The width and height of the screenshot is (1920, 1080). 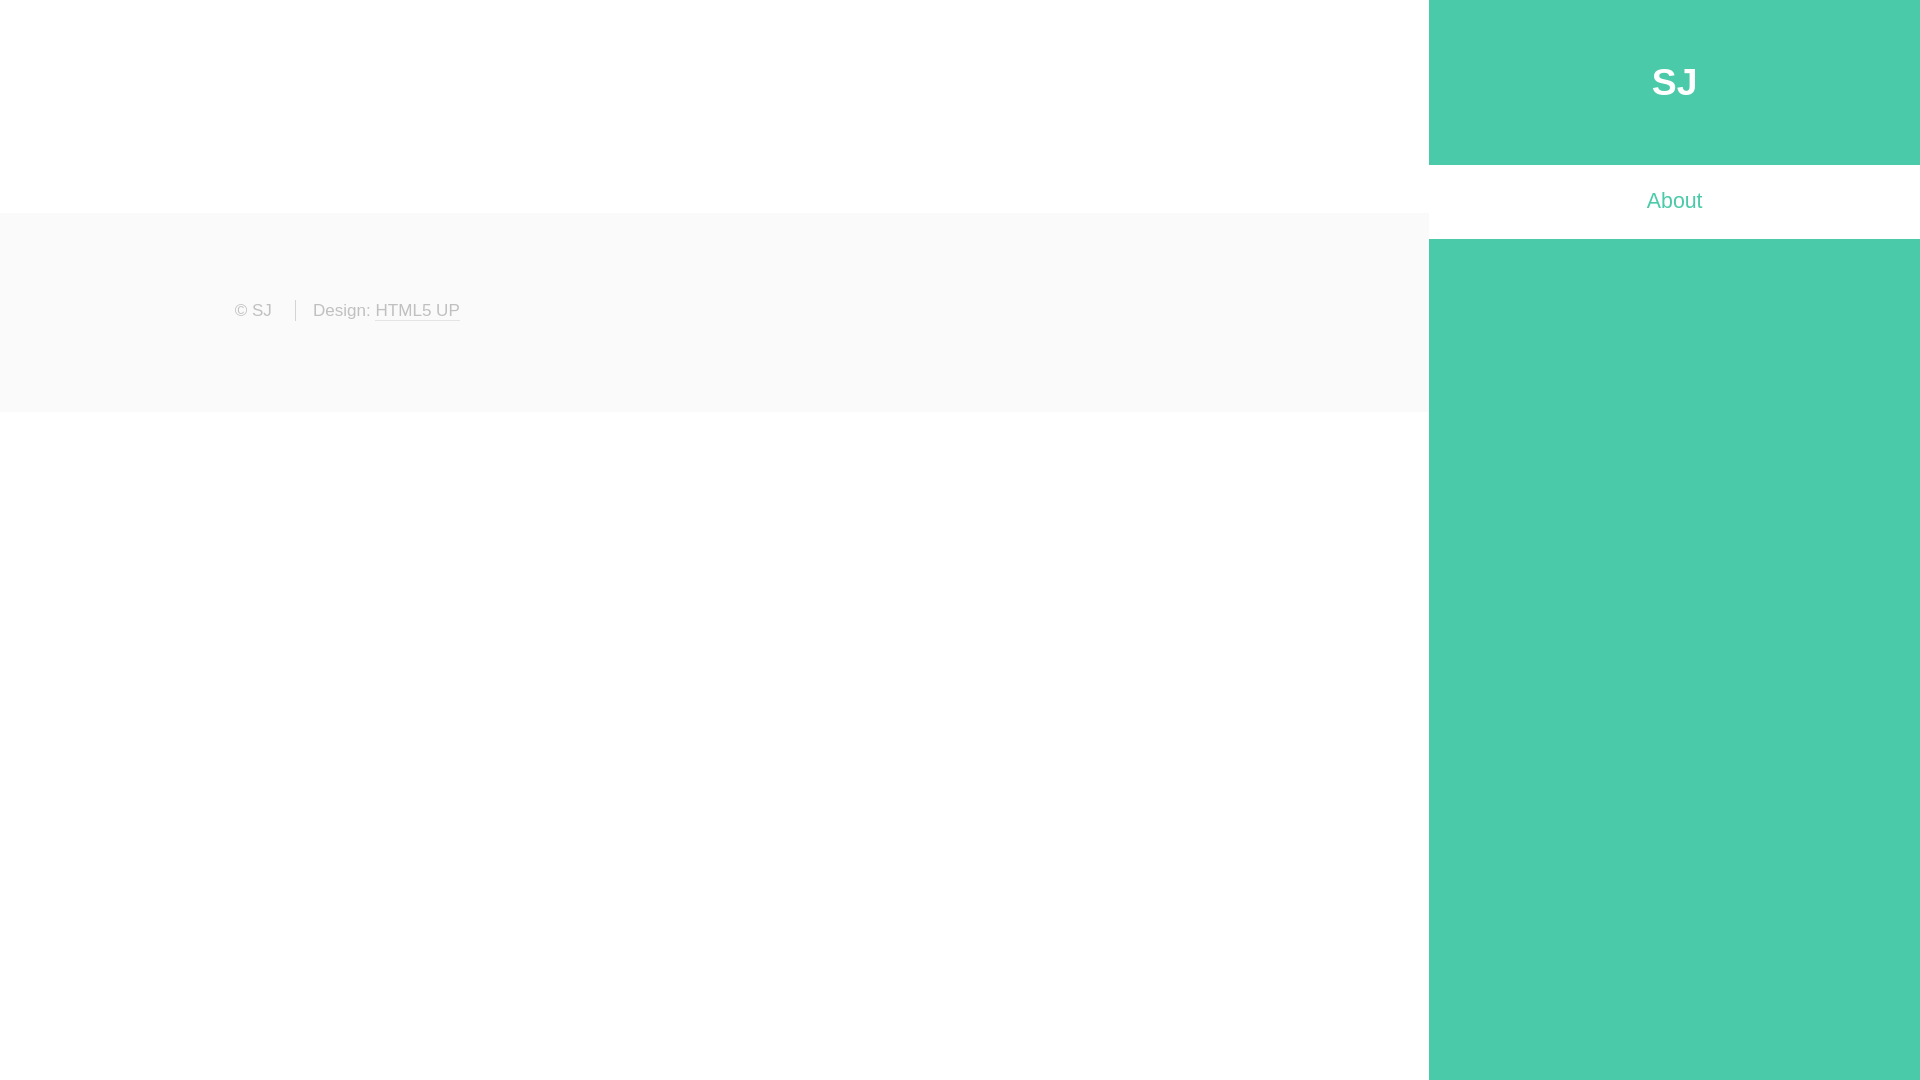 What do you see at coordinates (1675, 80) in the screenshot?
I see `'SJ'` at bounding box center [1675, 80].